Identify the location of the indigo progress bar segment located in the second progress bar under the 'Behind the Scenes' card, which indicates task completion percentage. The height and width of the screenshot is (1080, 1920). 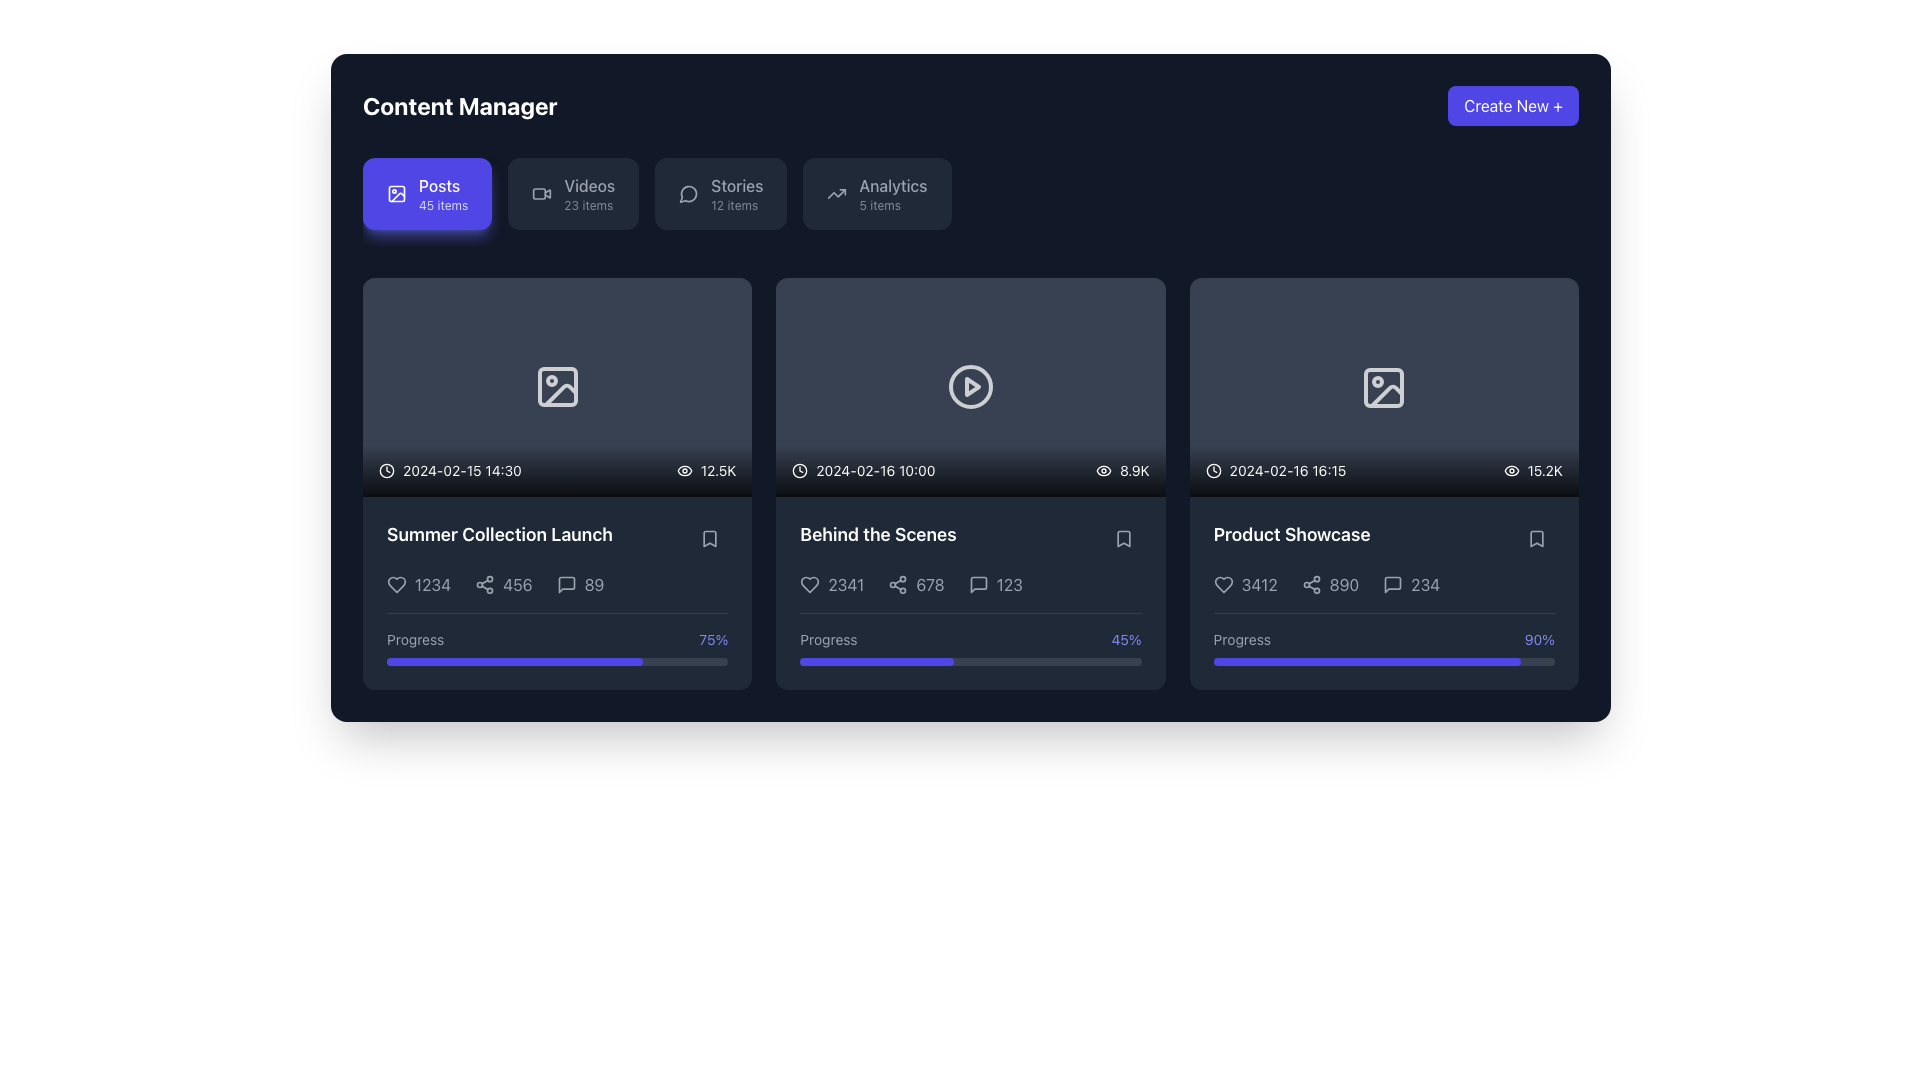
(877, 661).